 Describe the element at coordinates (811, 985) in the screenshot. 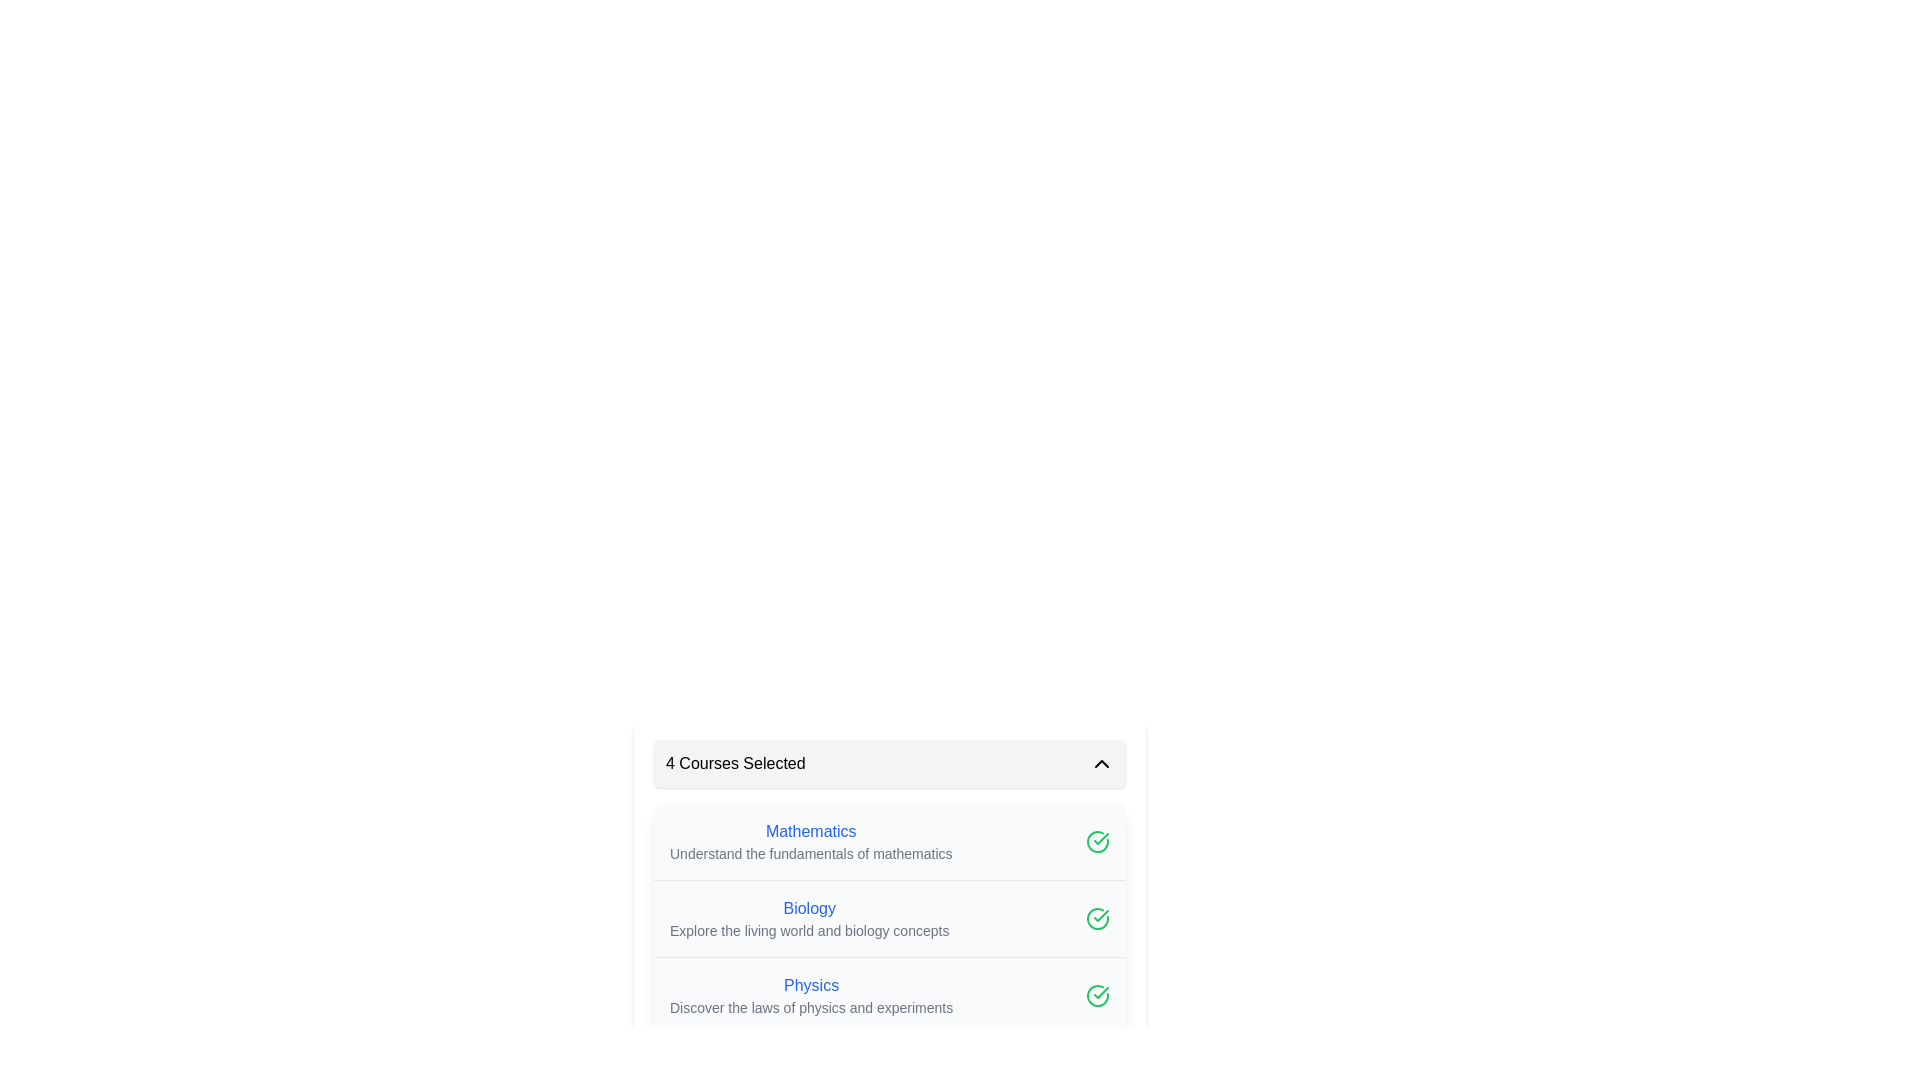

I see `the 'Physics' course title label in the lower central area of the course list` at that location.